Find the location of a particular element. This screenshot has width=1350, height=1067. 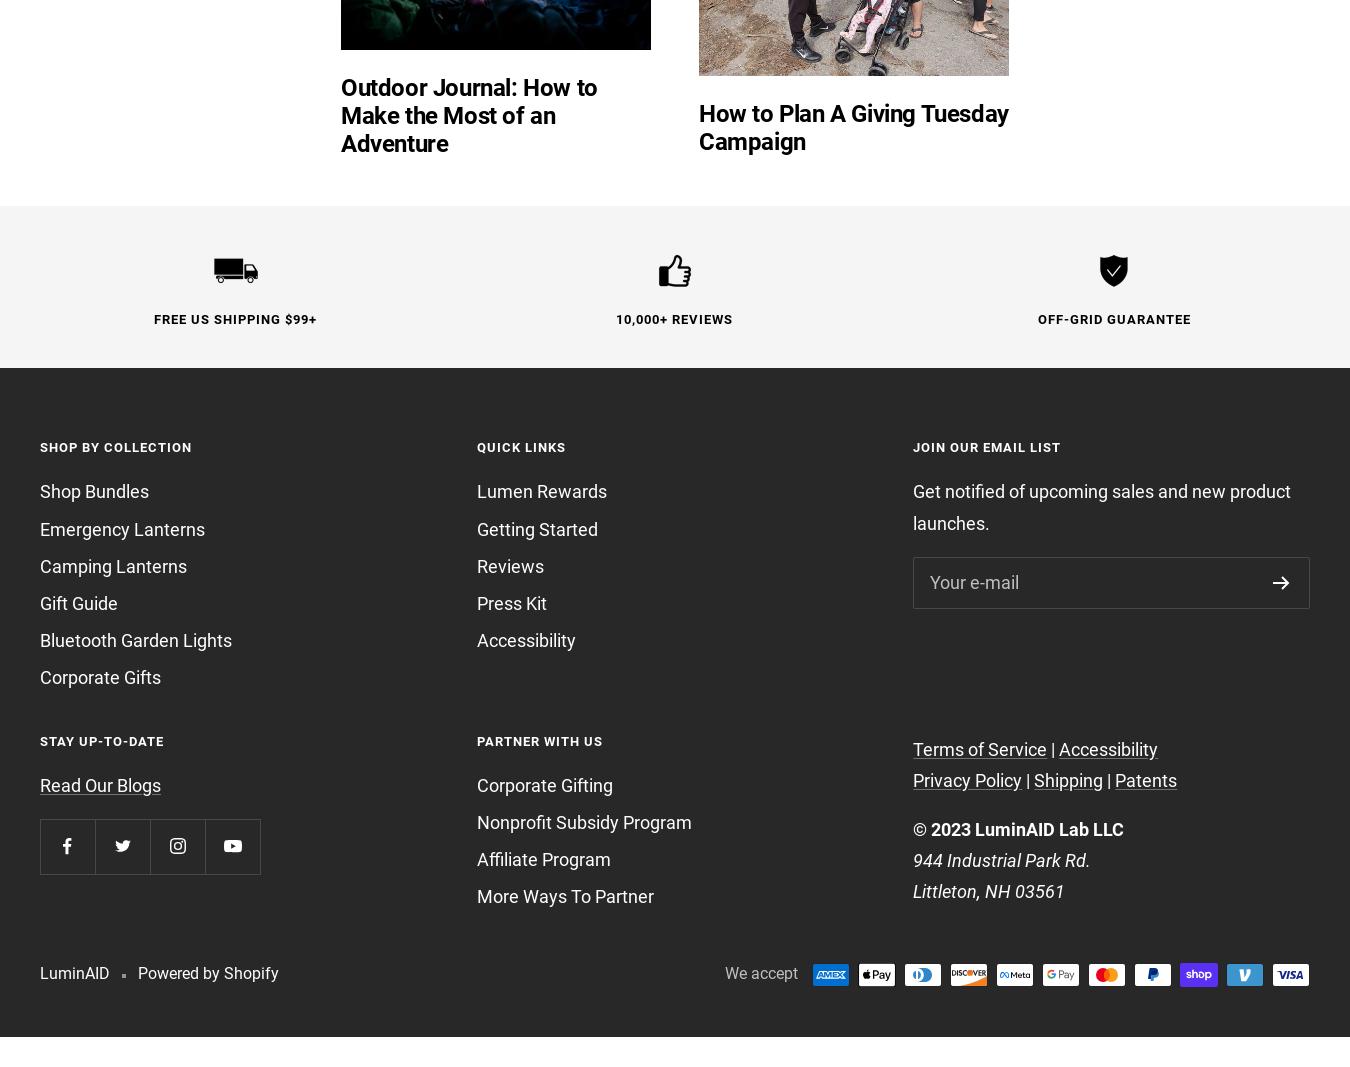

'Your e-mail' is located at coordinates (973, 581).